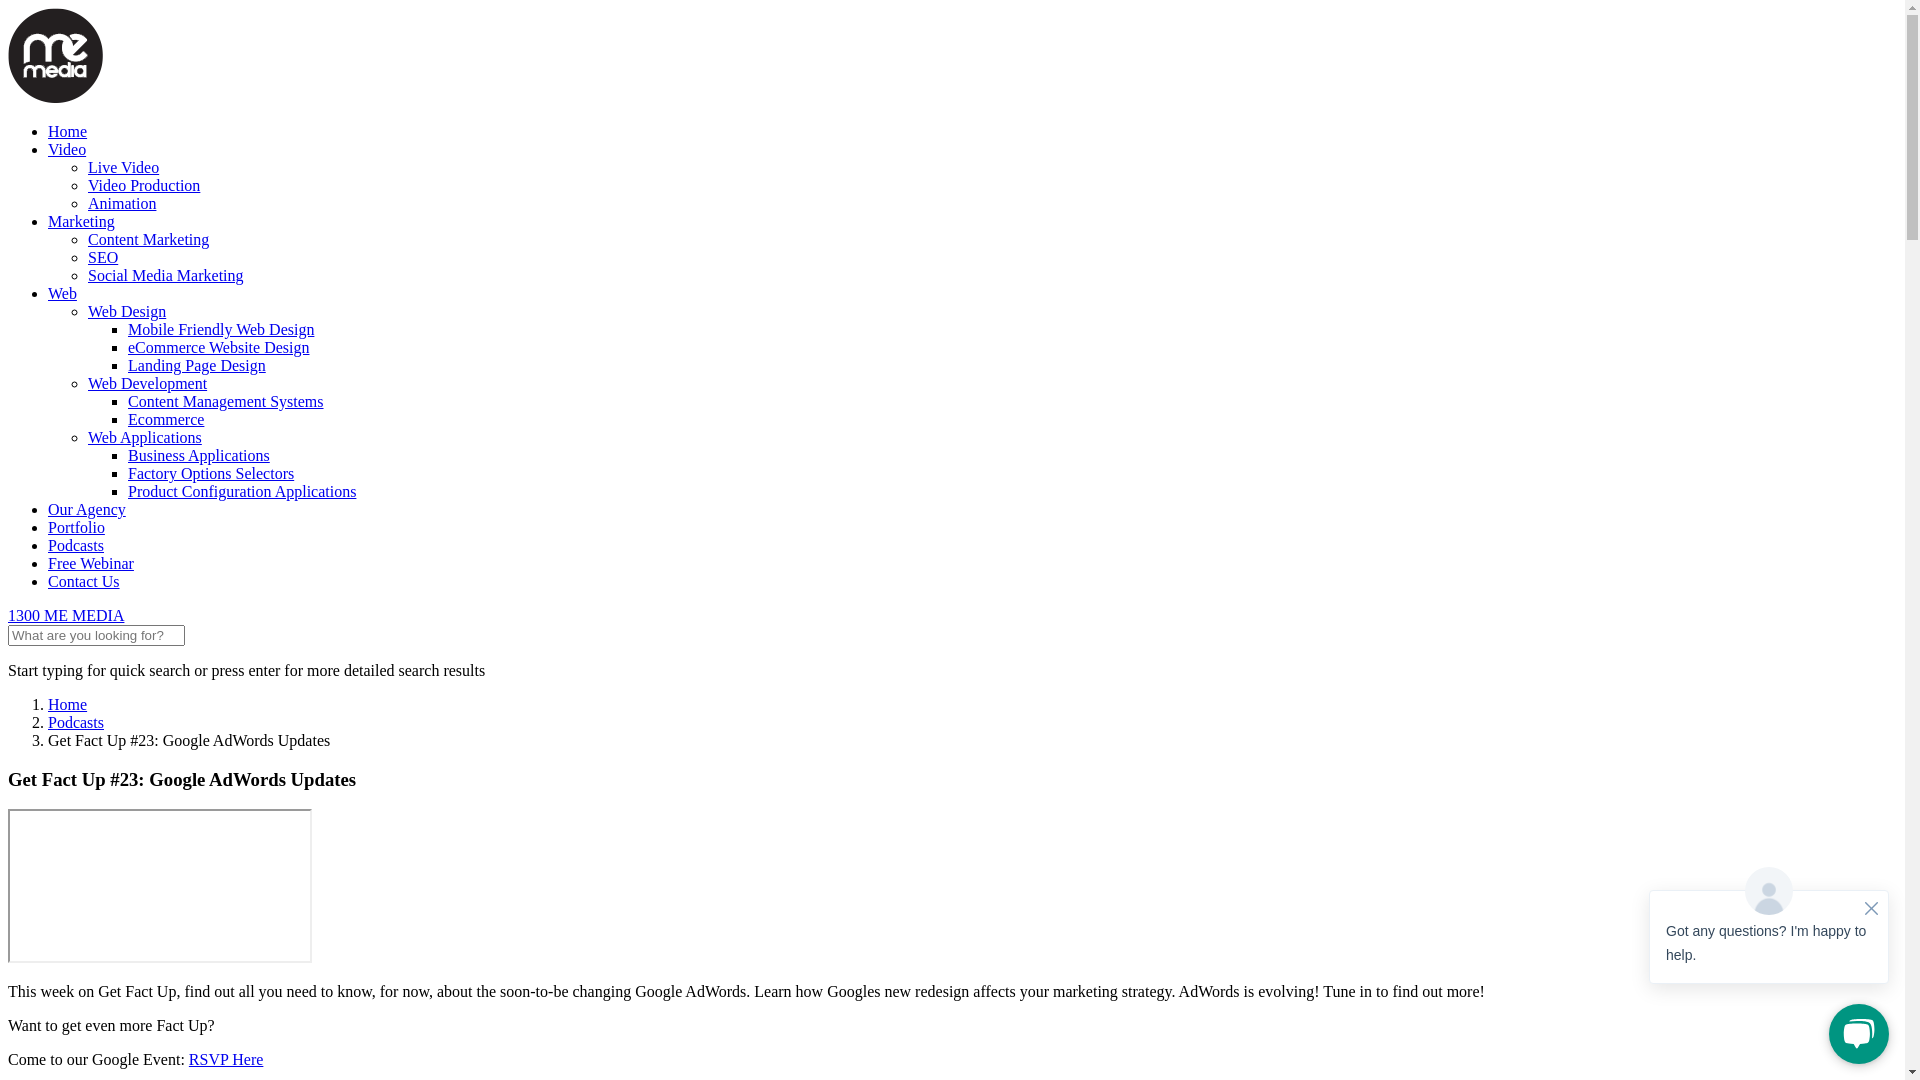  Describe the element at coordinates (127, 473) in the screenshot. I see `'Factory Options Selectors'` at that location.